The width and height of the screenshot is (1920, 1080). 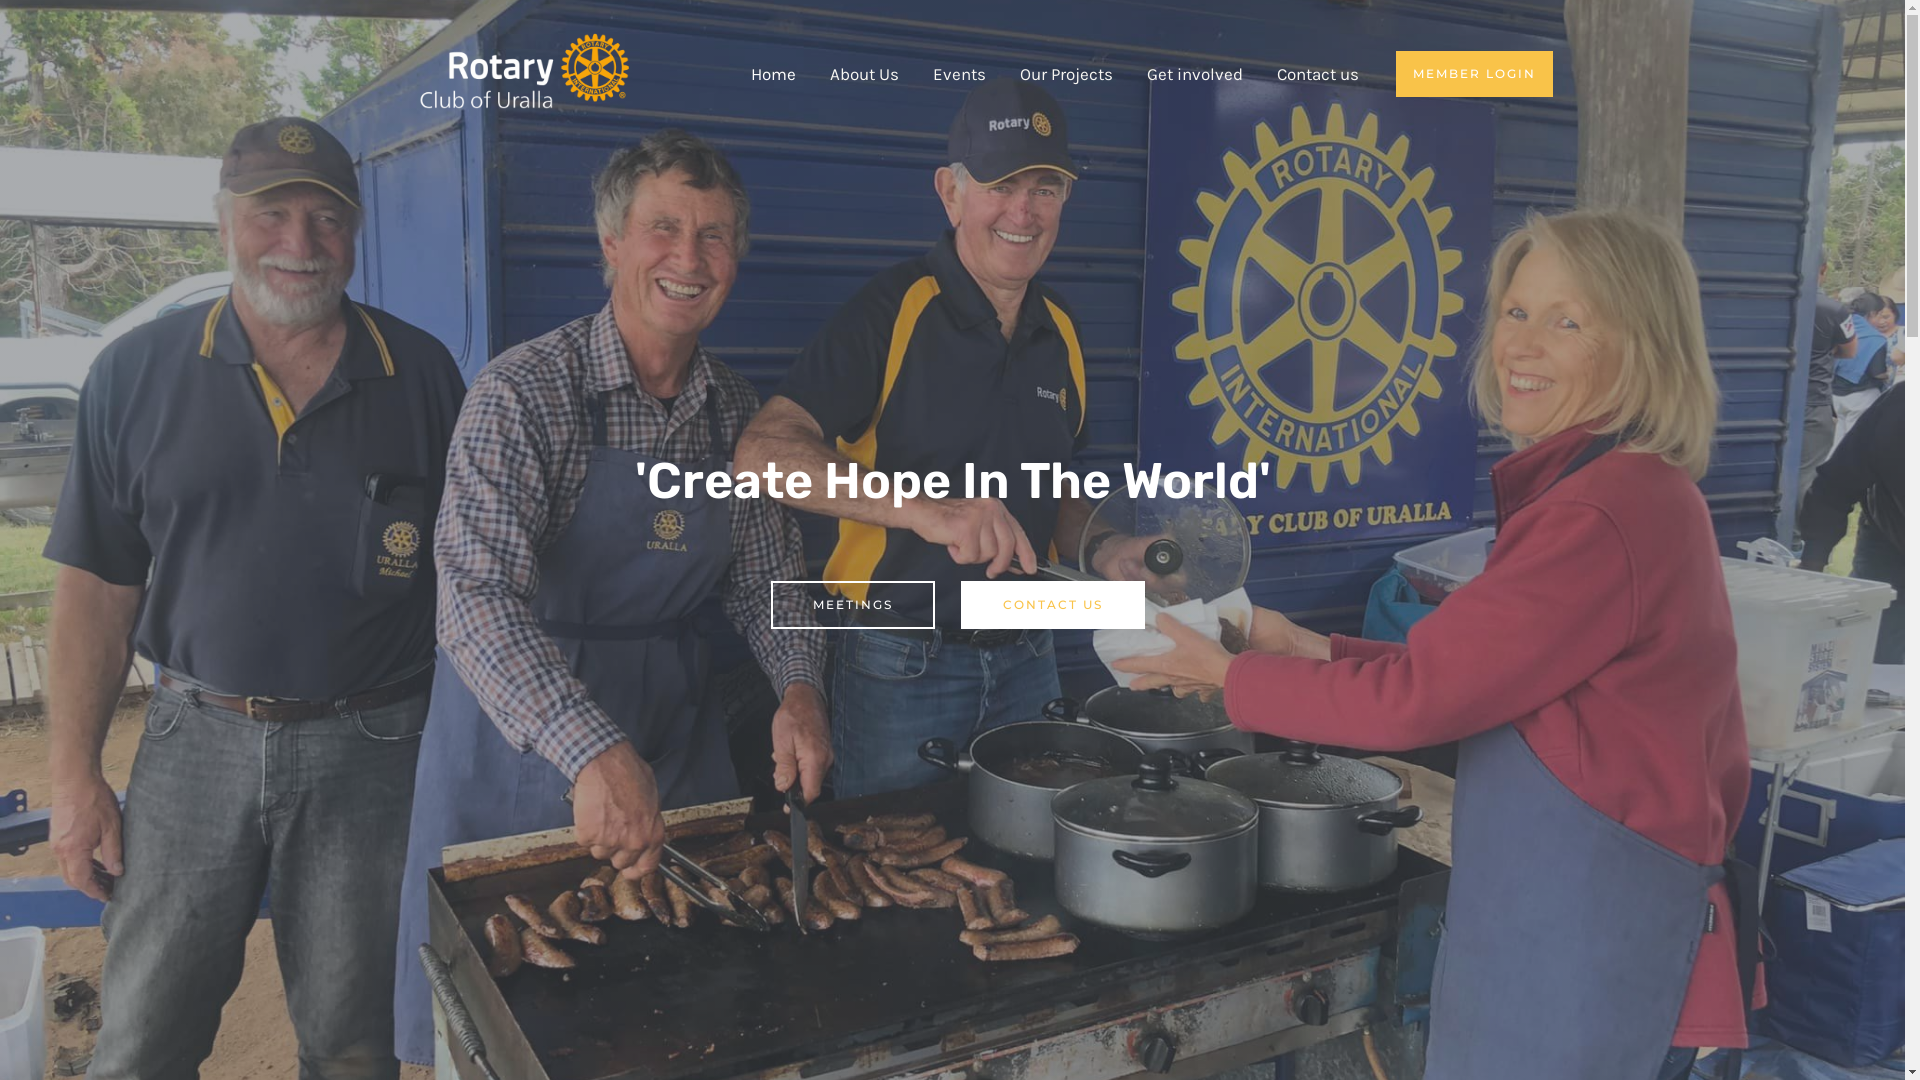 What do you see at coordinates (851, 604) in the screenshot?
I see `'MEETINGS'` at bounding box center [851, 604].